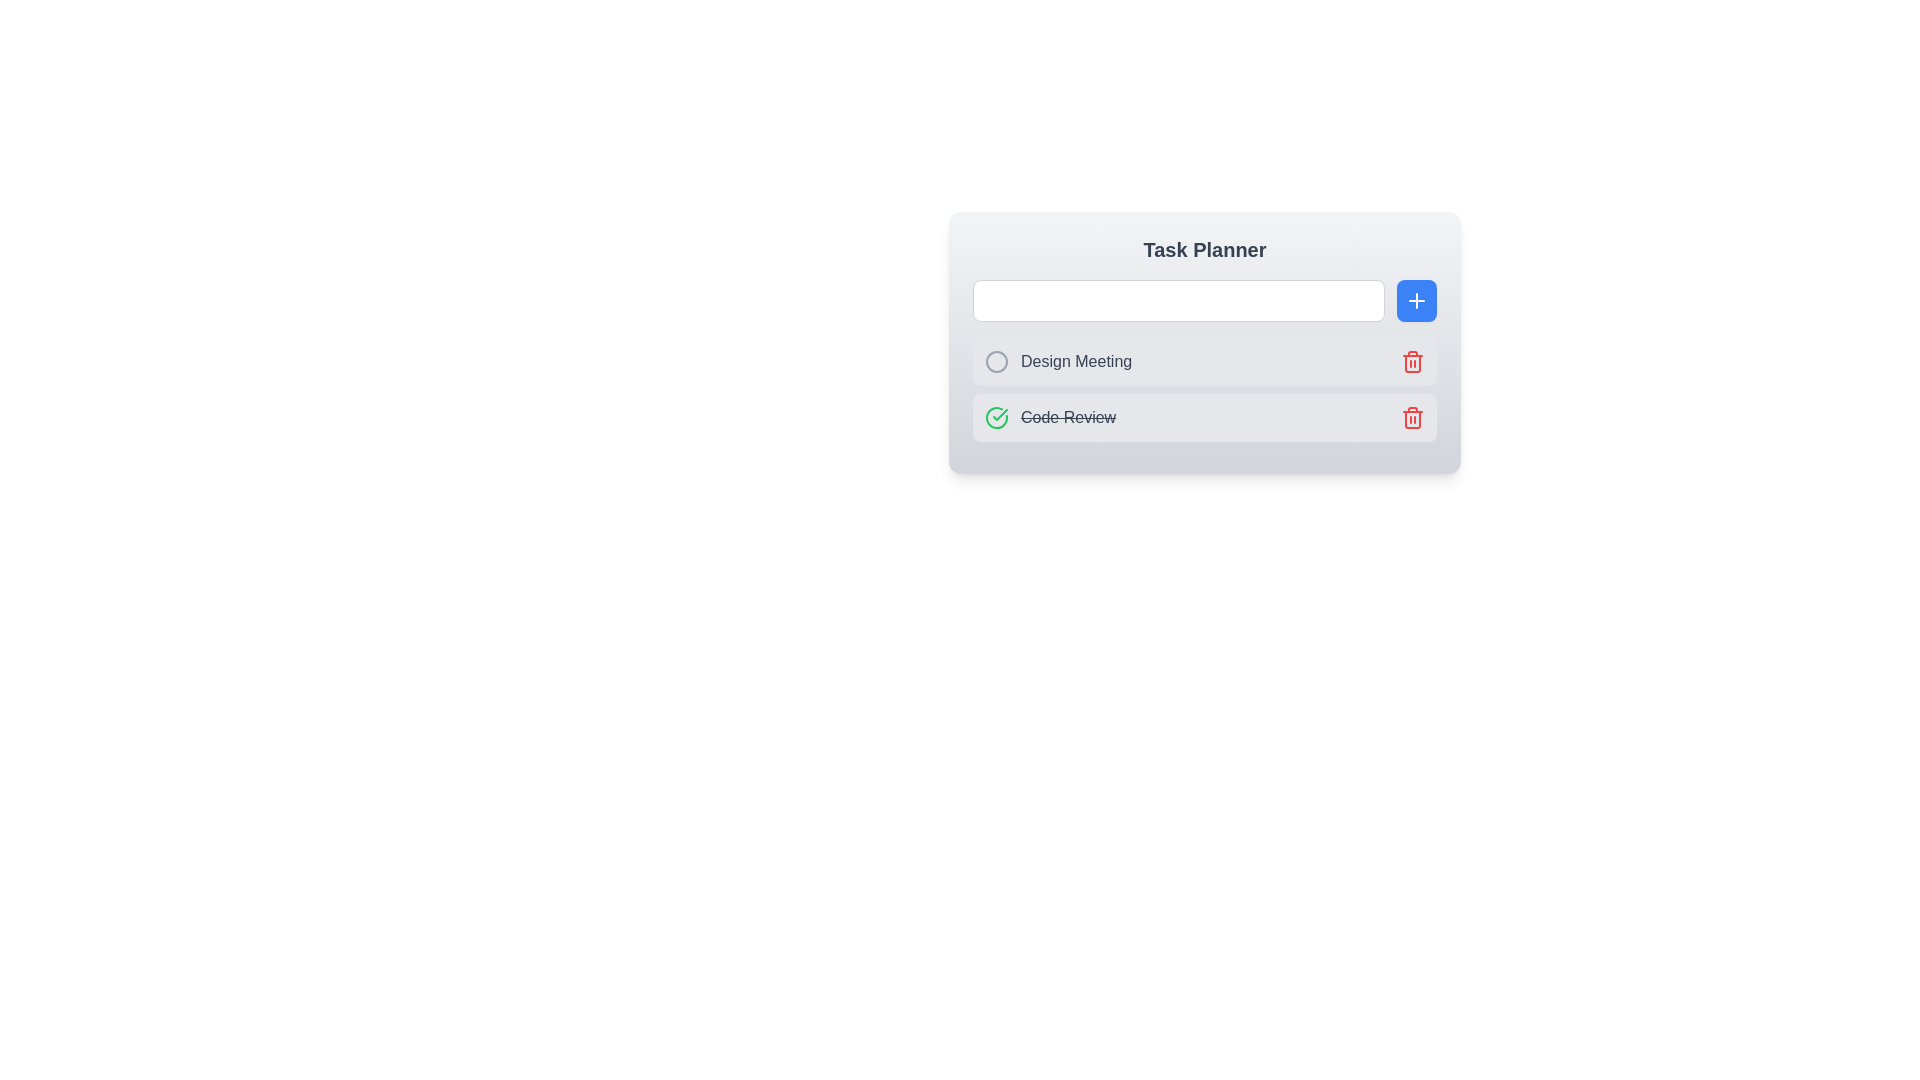 Image resolution: width=1920 pixels, height=1080 pixels. I want to click on the checkbox to the left of the 'Code Review' text in the task list, so click(997, 416).